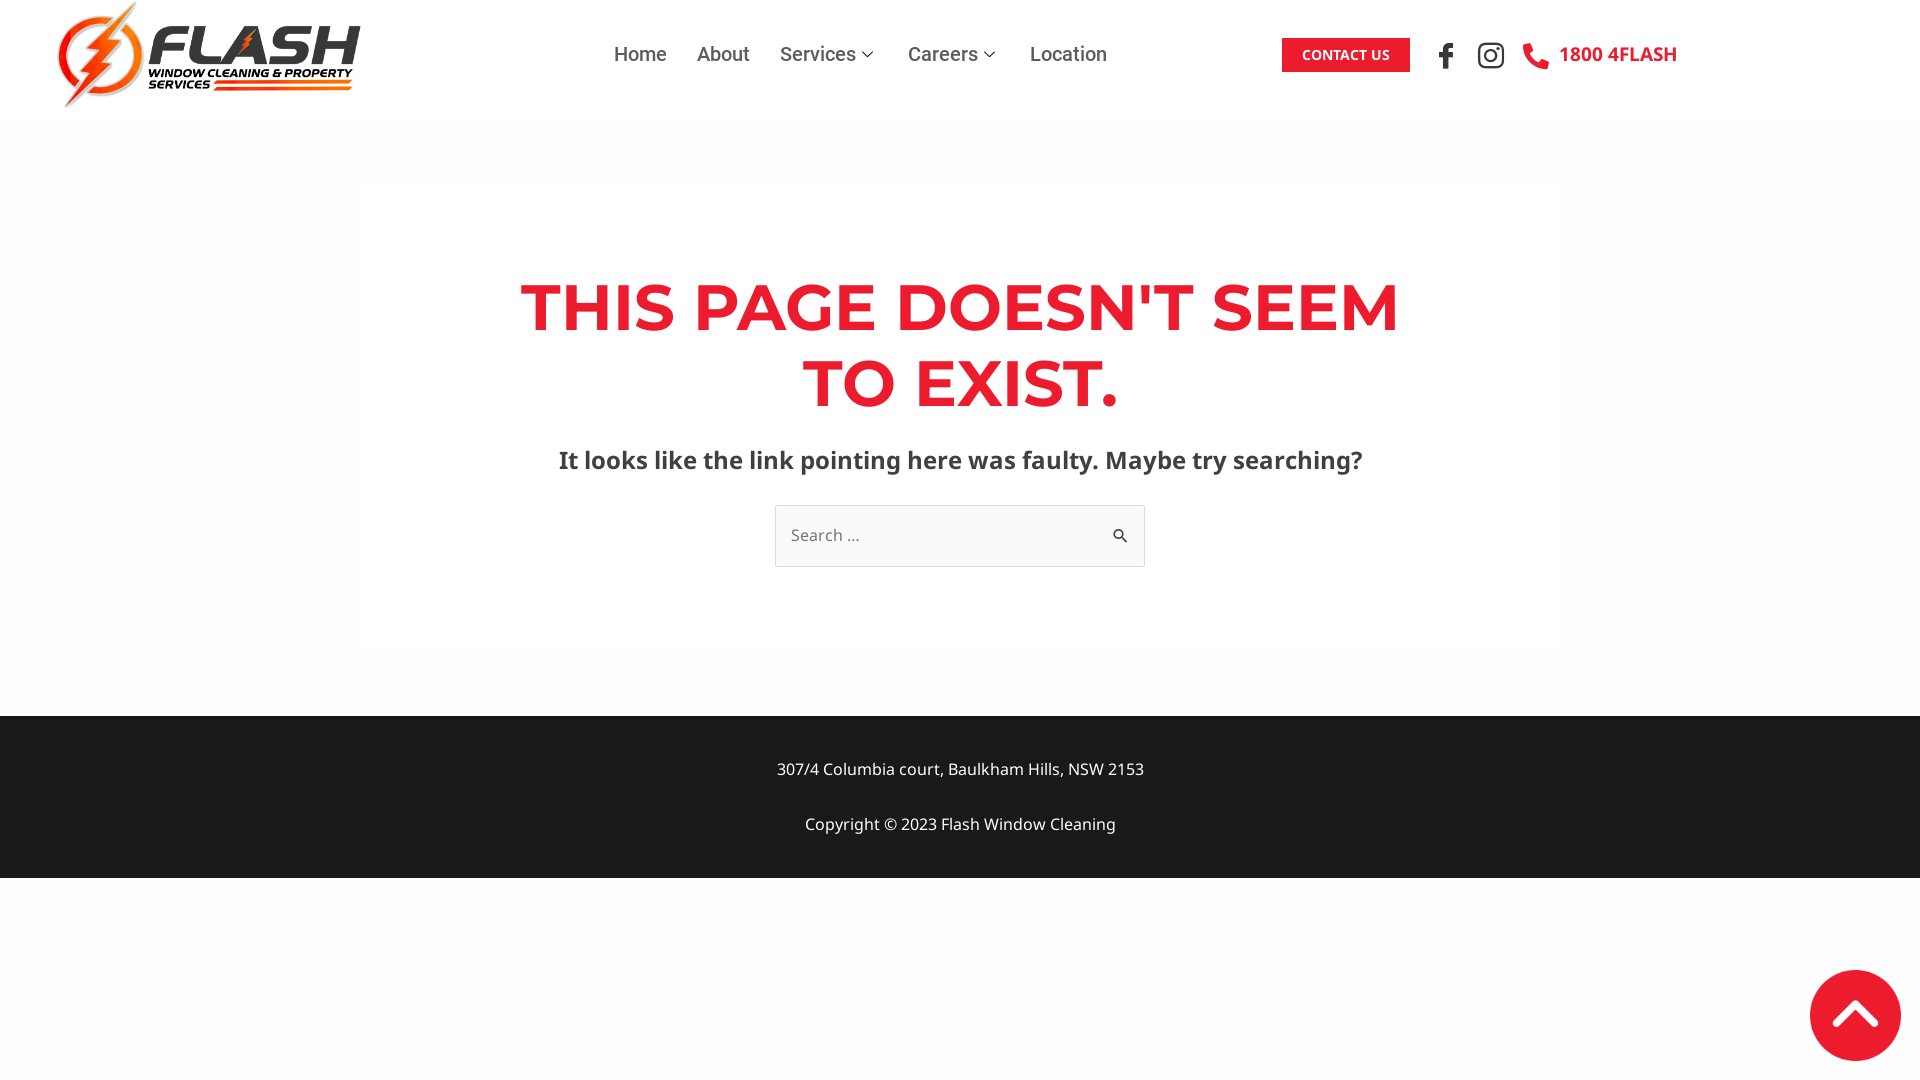 This screenshot has height=1080, width=1920. Describe the element at coordinates (640, 53) in the screenshot. I see `'Home'` at that location.